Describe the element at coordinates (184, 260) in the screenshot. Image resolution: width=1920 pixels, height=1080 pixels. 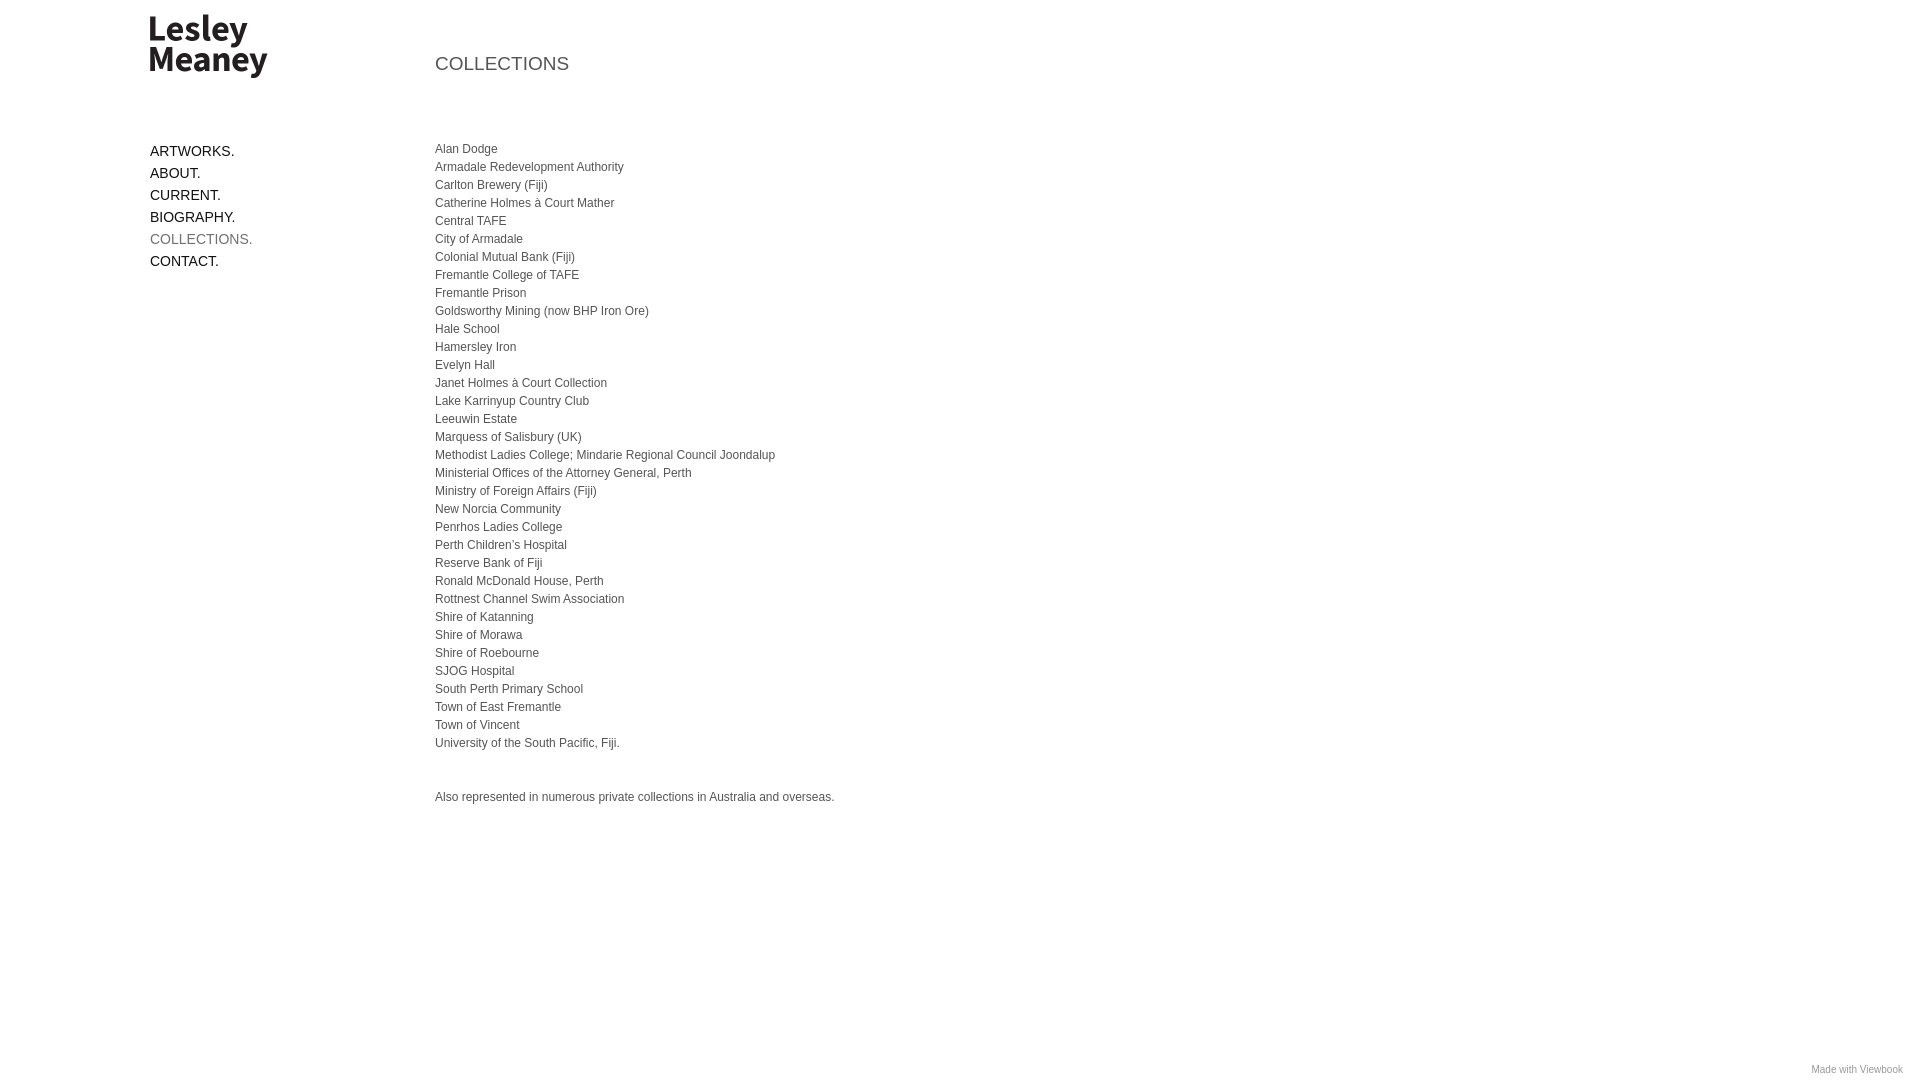
I see `'CONTACT.'` at that location.